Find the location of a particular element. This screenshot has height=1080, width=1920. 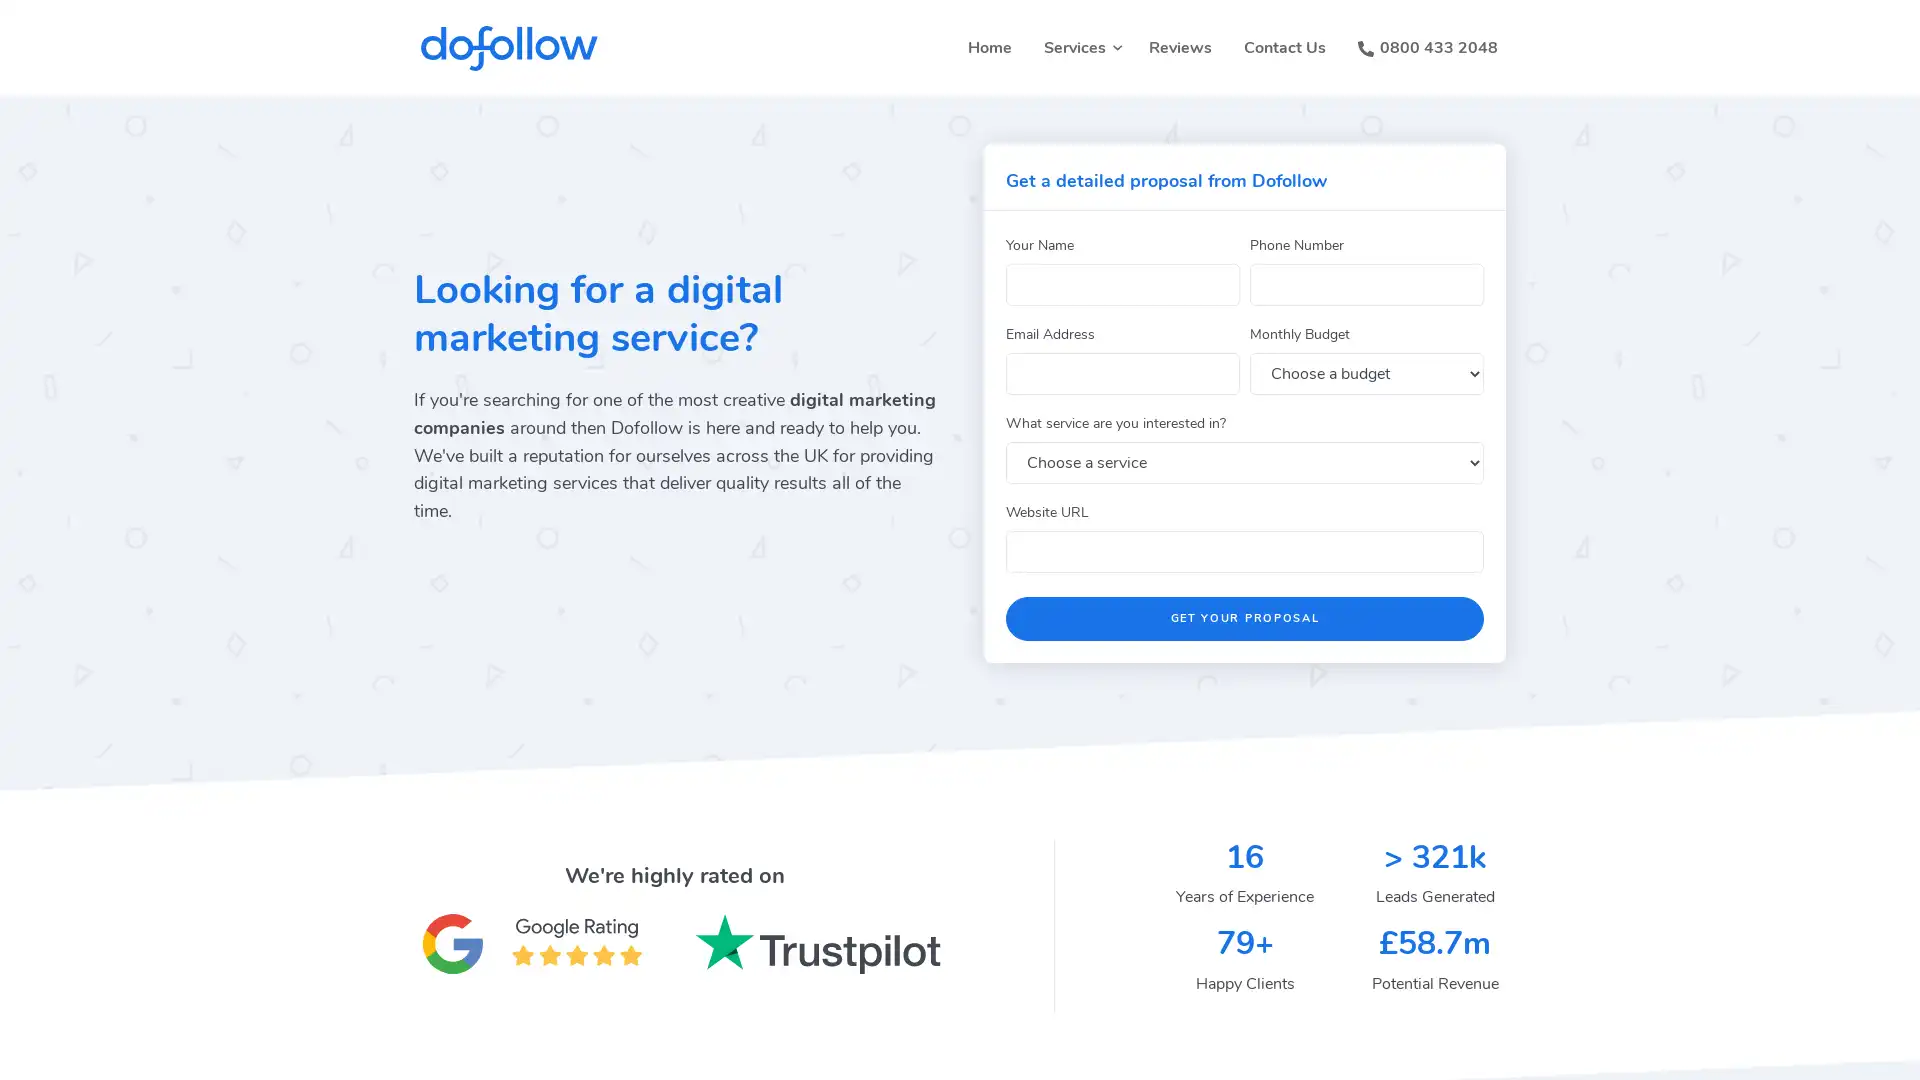

GET YOUR PROPOSAL is located at coordinates (1243, 617).